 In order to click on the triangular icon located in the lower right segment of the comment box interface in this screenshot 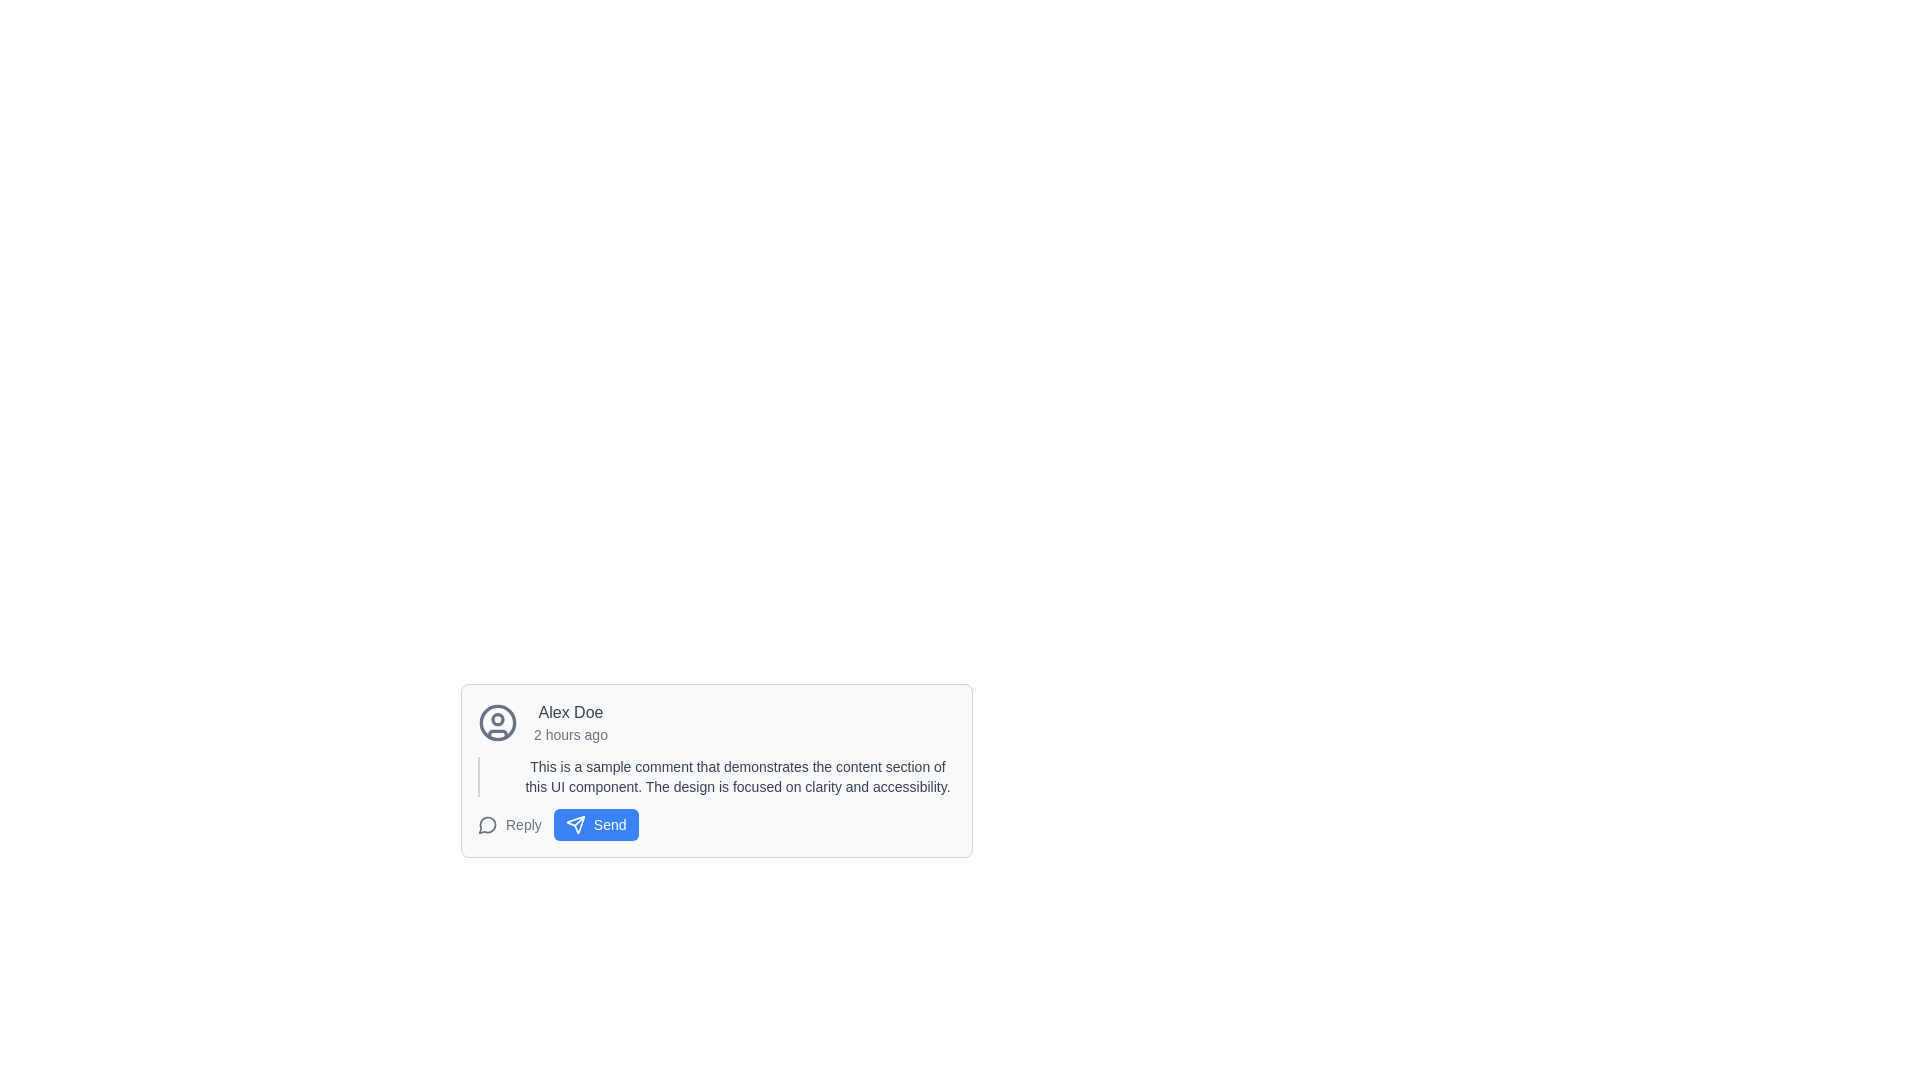, I will do `click(574, 825)`.